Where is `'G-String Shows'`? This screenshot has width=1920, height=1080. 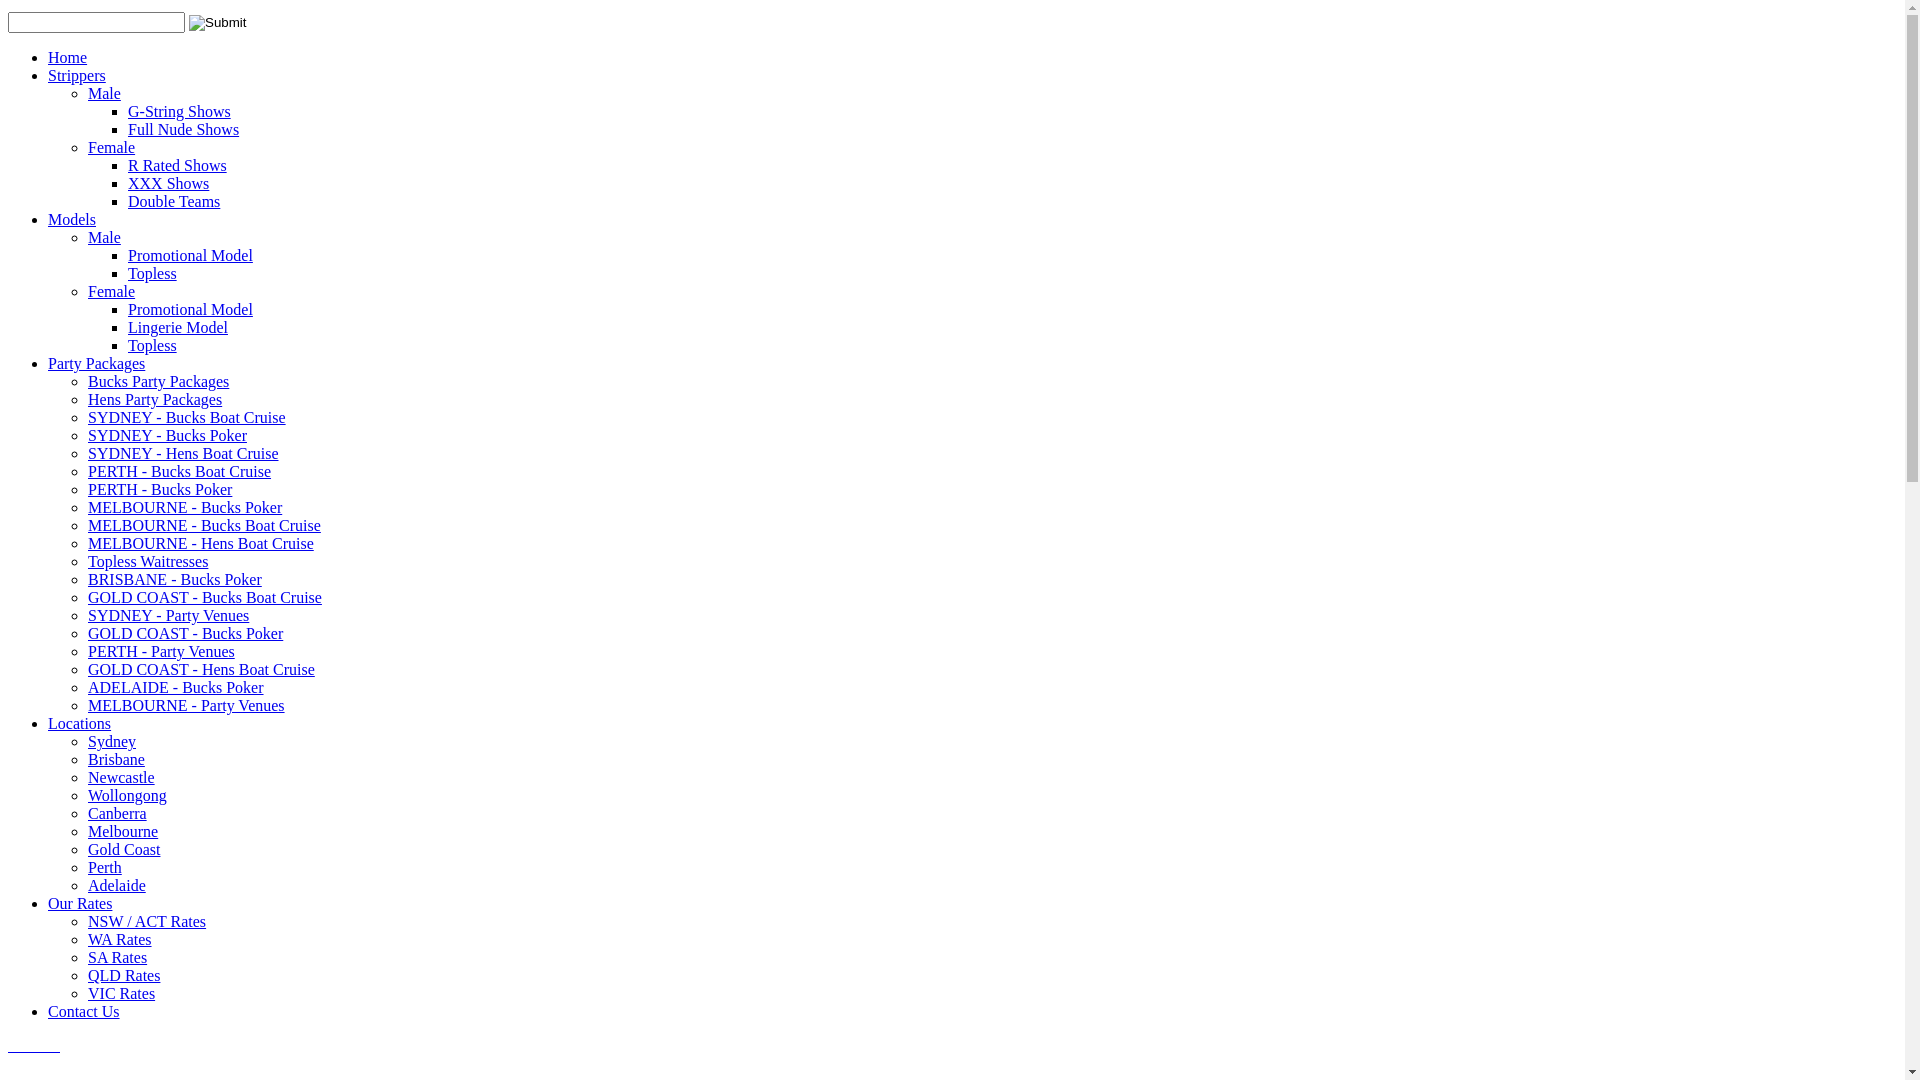
'G-String Shows' is located at coordinates (179, 111).